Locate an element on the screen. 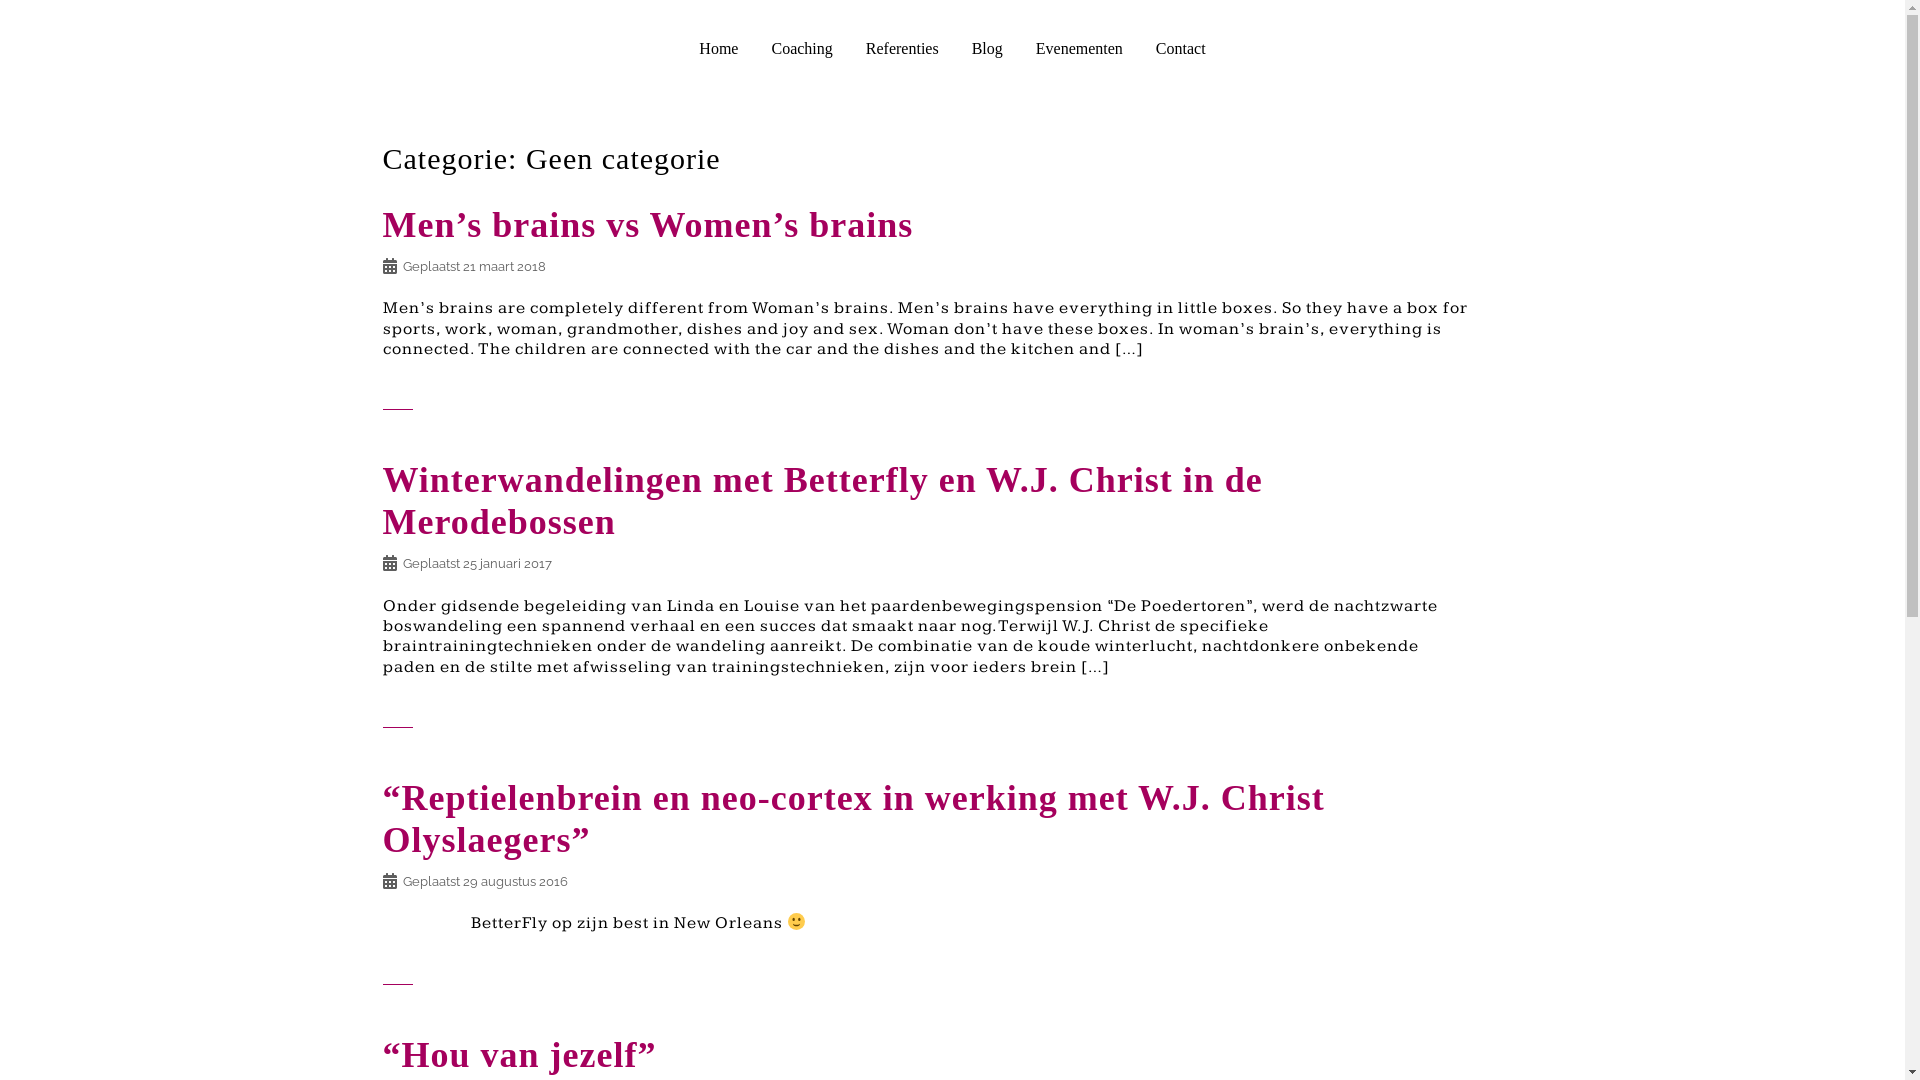 This screenshot has height=1080, width=1920. '29 augustus 2016' is located at coordinates (460, 880).